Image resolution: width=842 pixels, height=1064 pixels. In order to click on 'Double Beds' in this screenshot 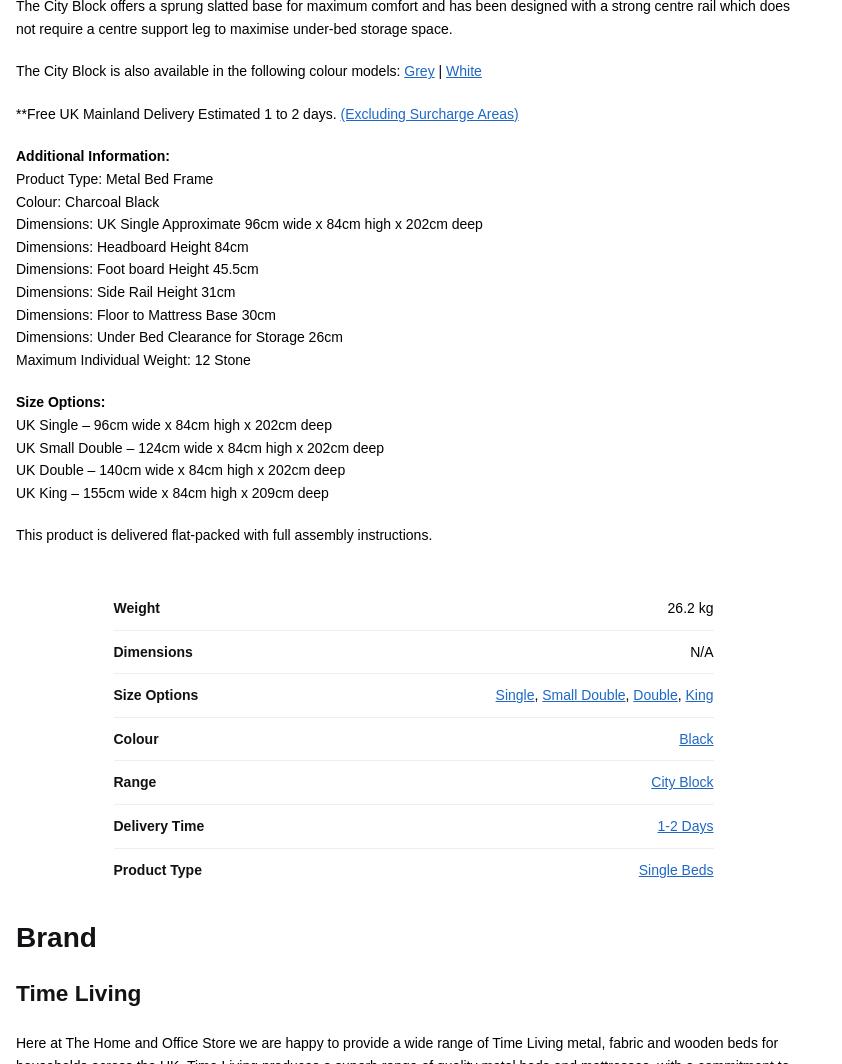, I will do `click(382, 656)`.